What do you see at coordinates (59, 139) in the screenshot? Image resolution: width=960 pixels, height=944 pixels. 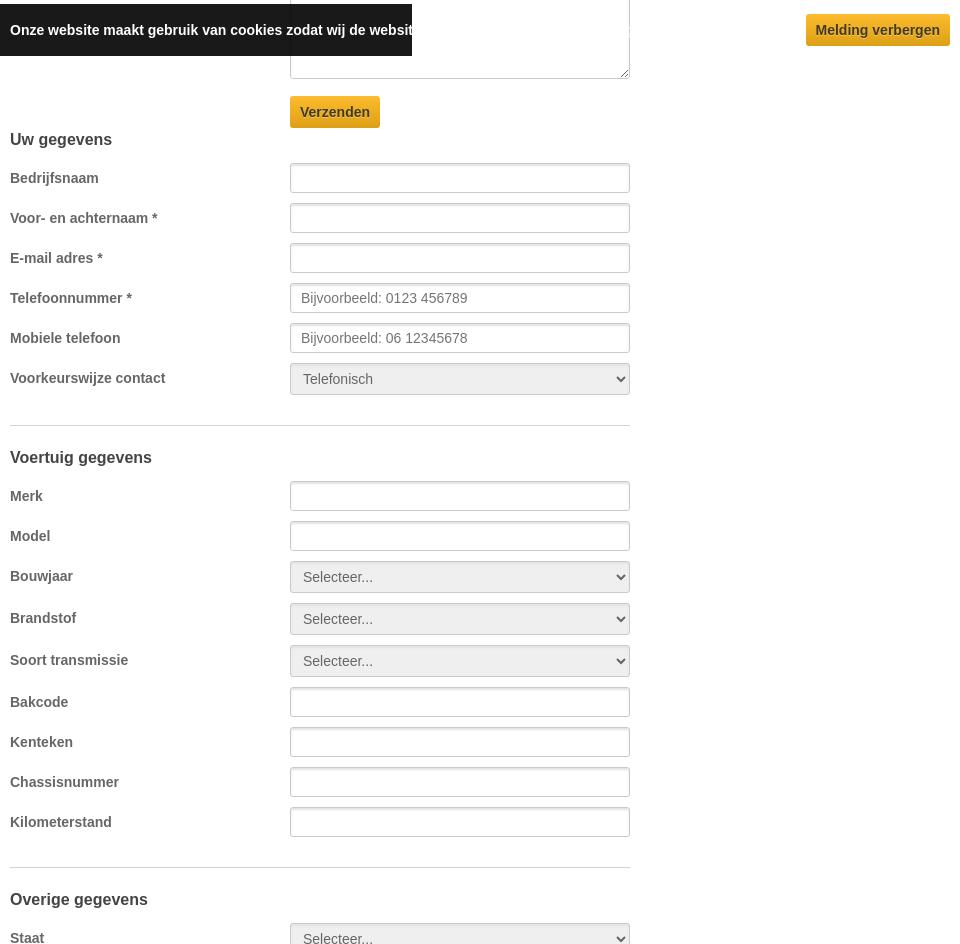 I see `'Uw gegevens'` at bounding box center [59, 139].